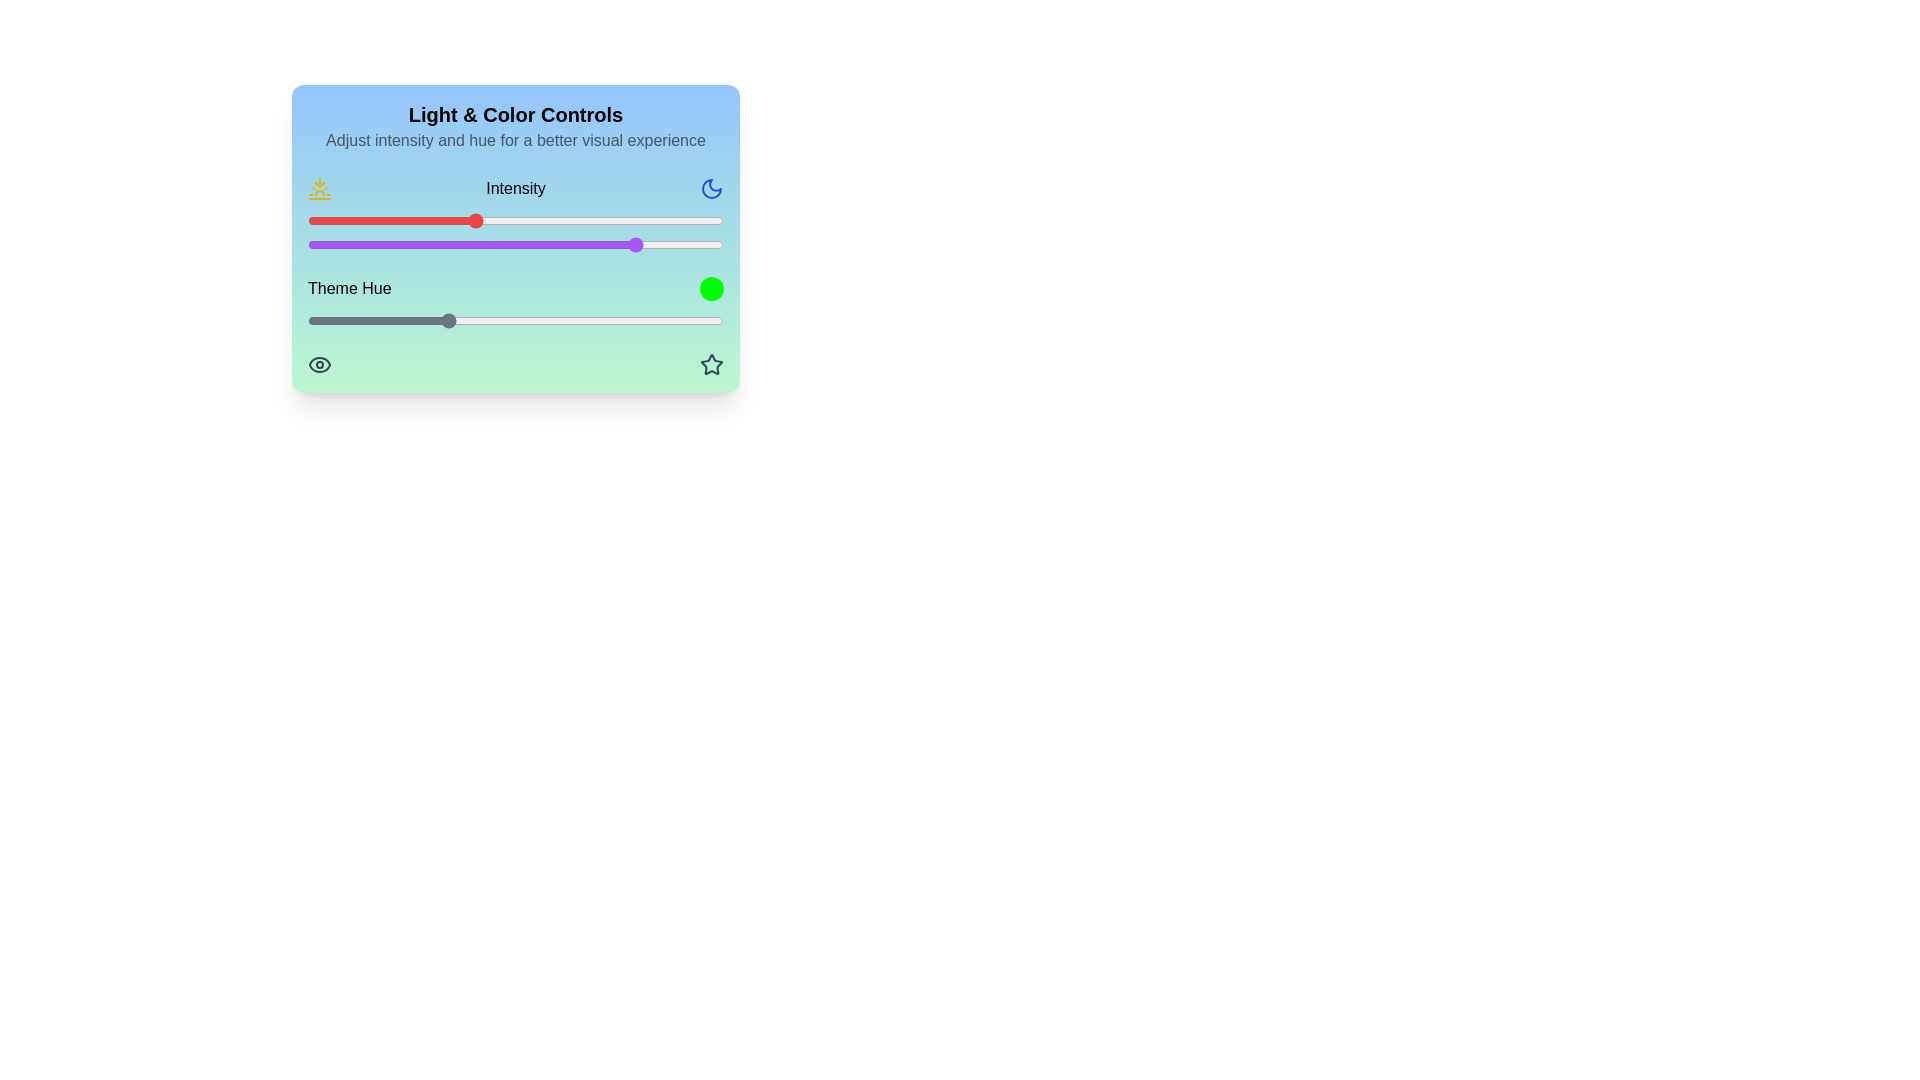  I want to click on descriptive content of the central control panel for managing light intensity and color hue settings, so click(515, 238).